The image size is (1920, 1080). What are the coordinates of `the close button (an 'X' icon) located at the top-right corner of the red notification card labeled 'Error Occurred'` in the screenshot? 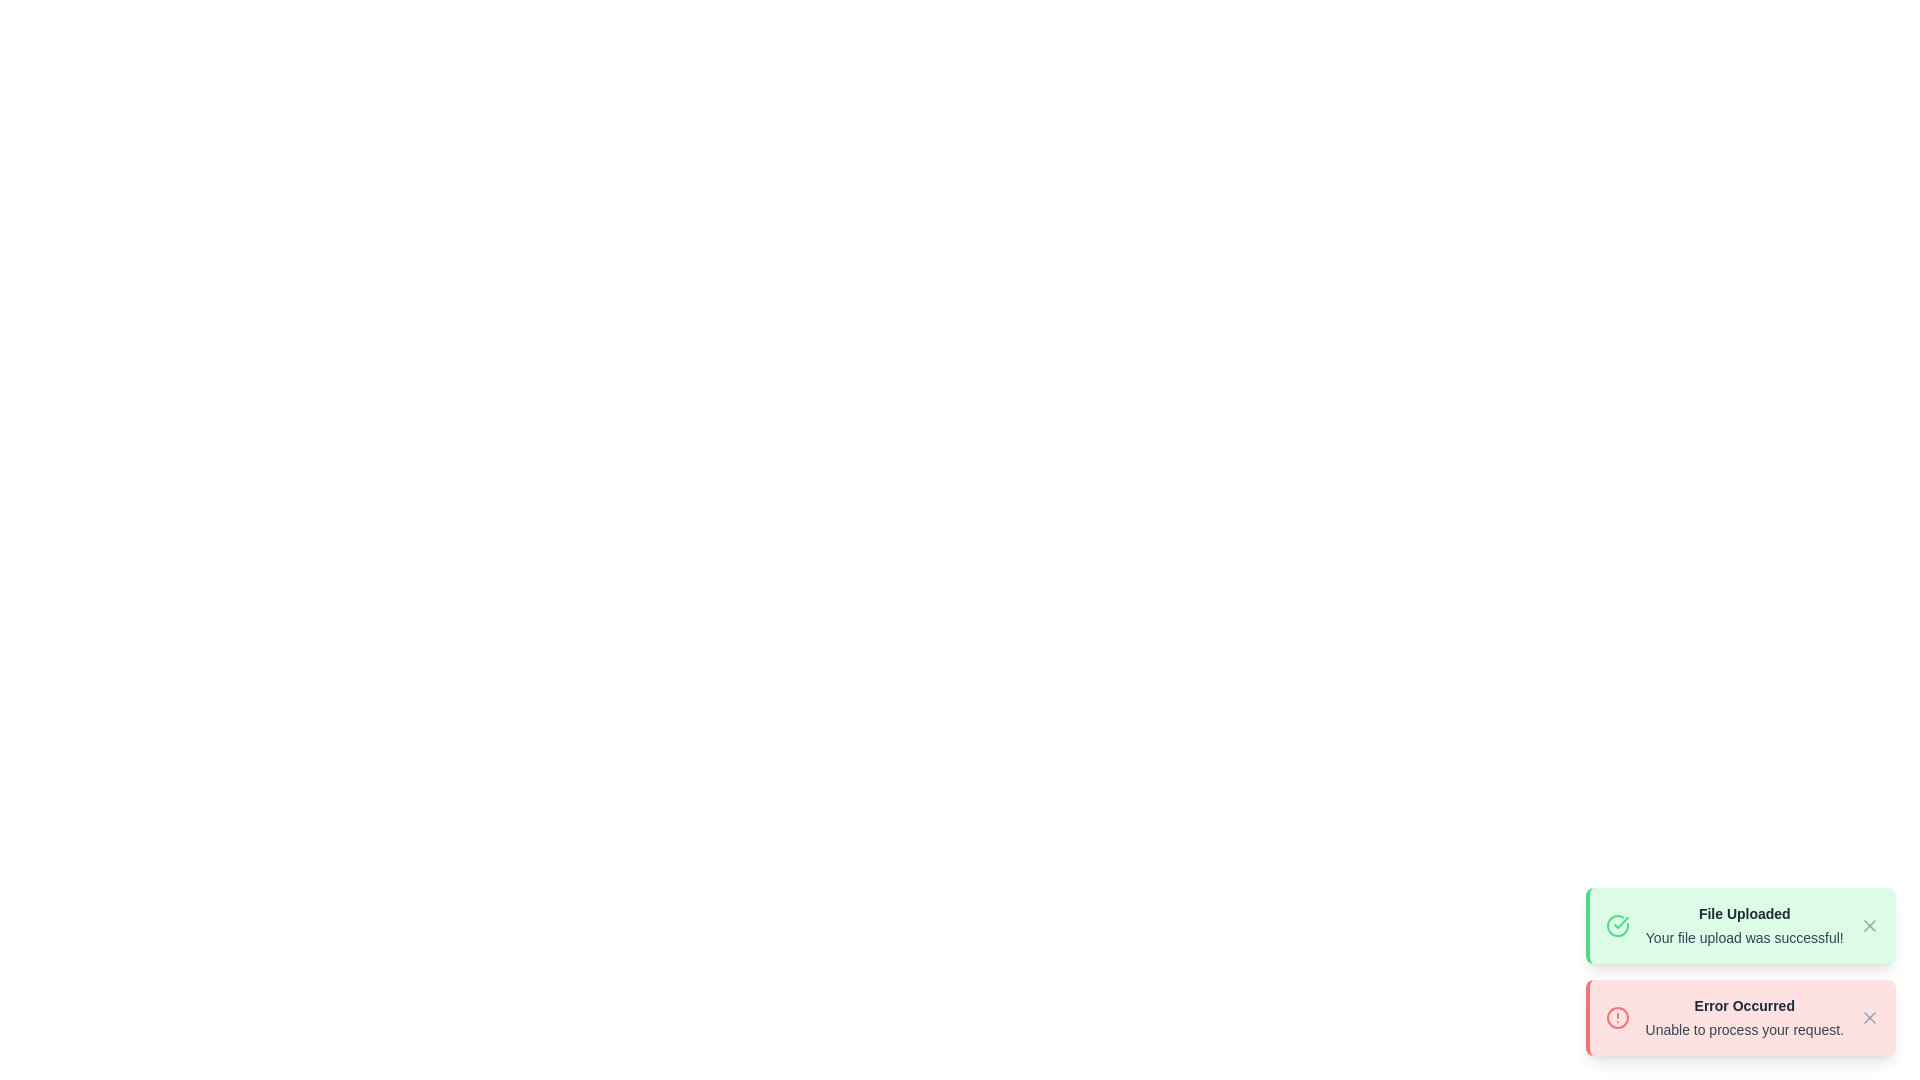 It's located at (1869, 1018).